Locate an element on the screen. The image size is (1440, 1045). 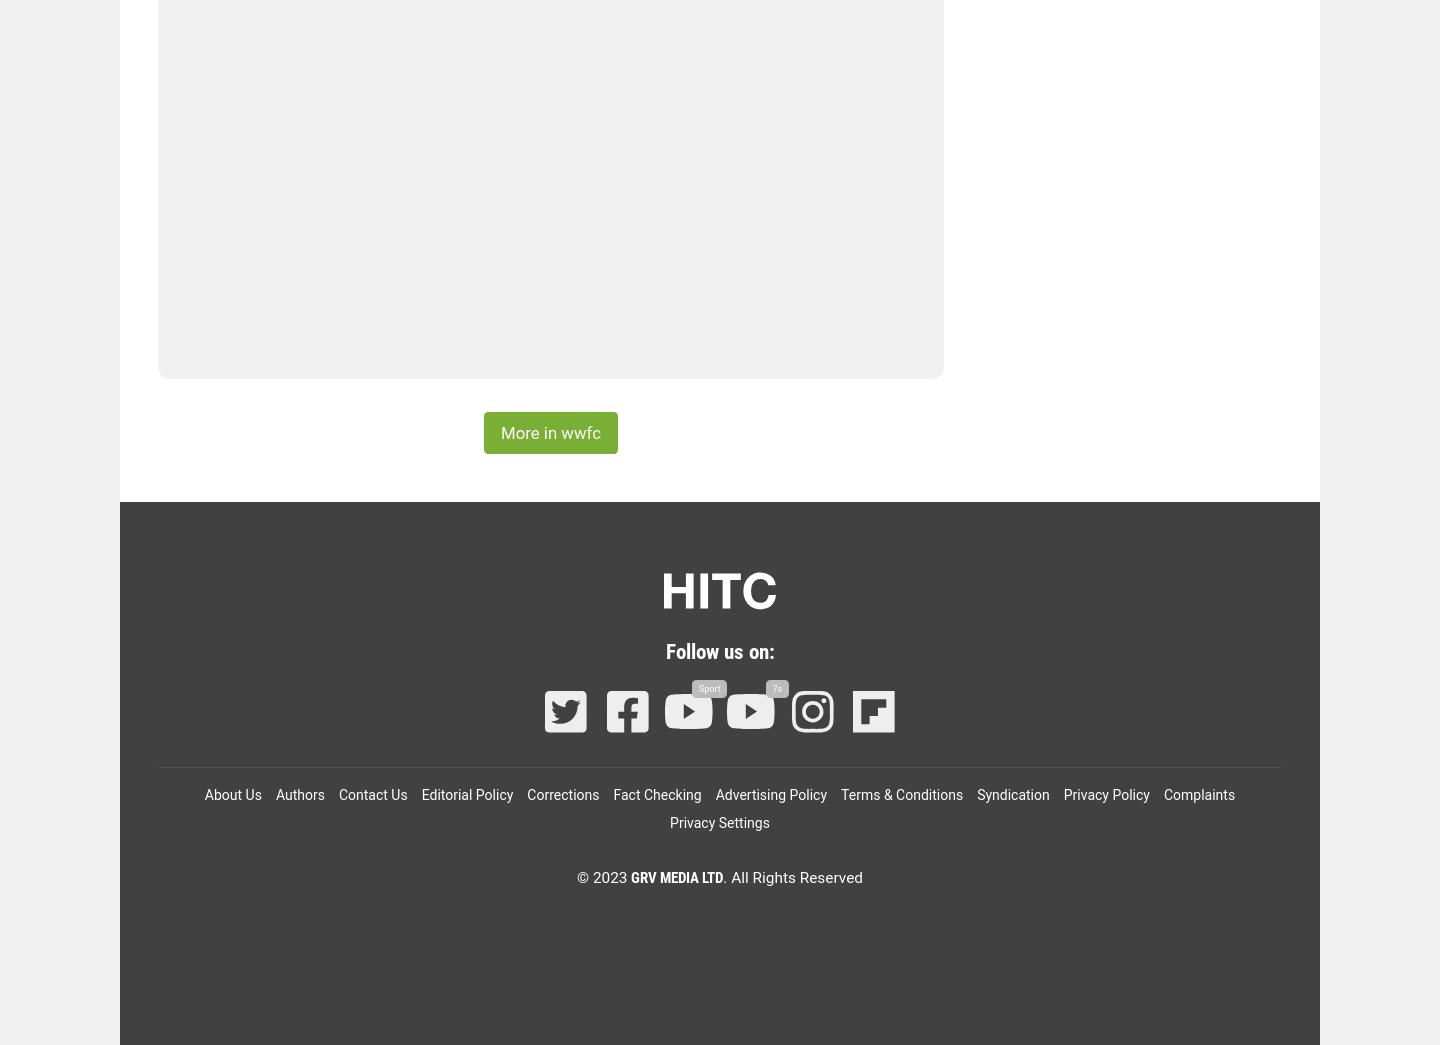
'Privacy Policy' is located at coordinates (1063, 795).